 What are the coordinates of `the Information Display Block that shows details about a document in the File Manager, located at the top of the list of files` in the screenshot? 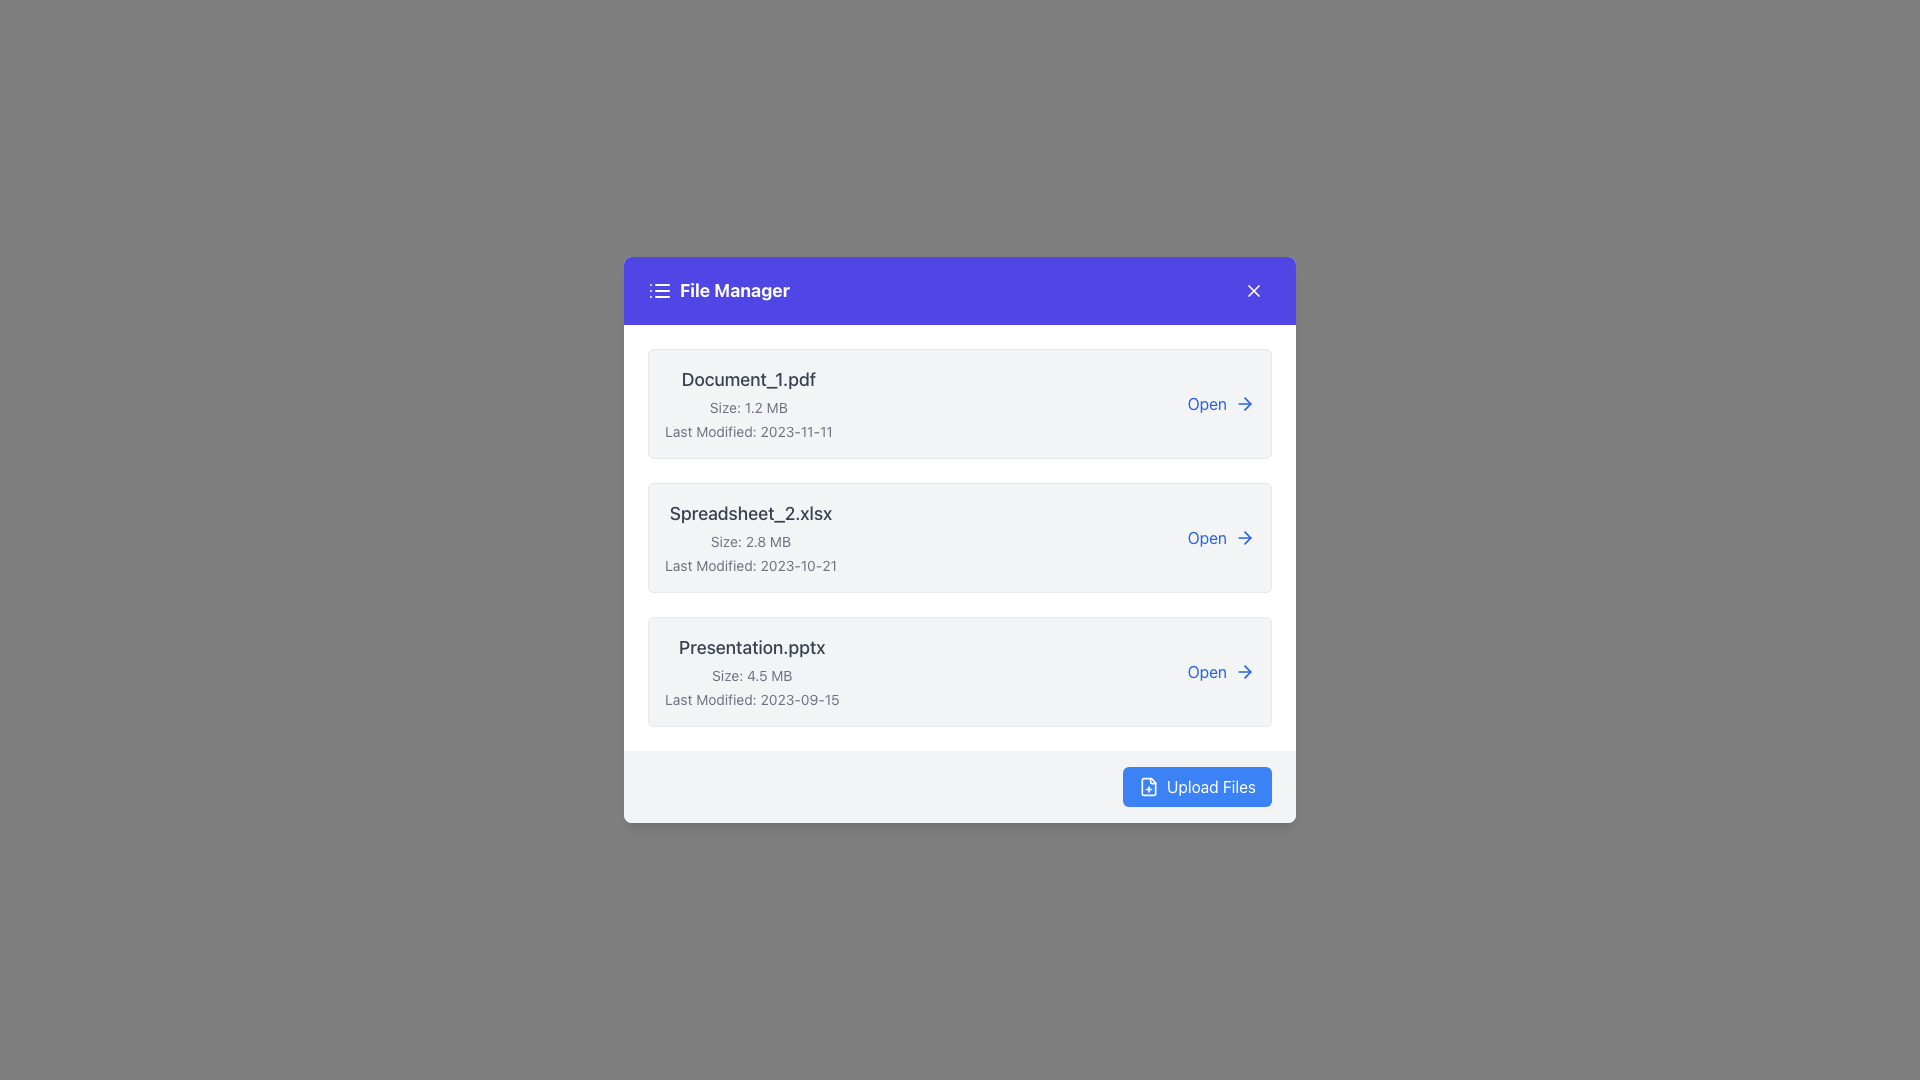 It's located at (747, 404).